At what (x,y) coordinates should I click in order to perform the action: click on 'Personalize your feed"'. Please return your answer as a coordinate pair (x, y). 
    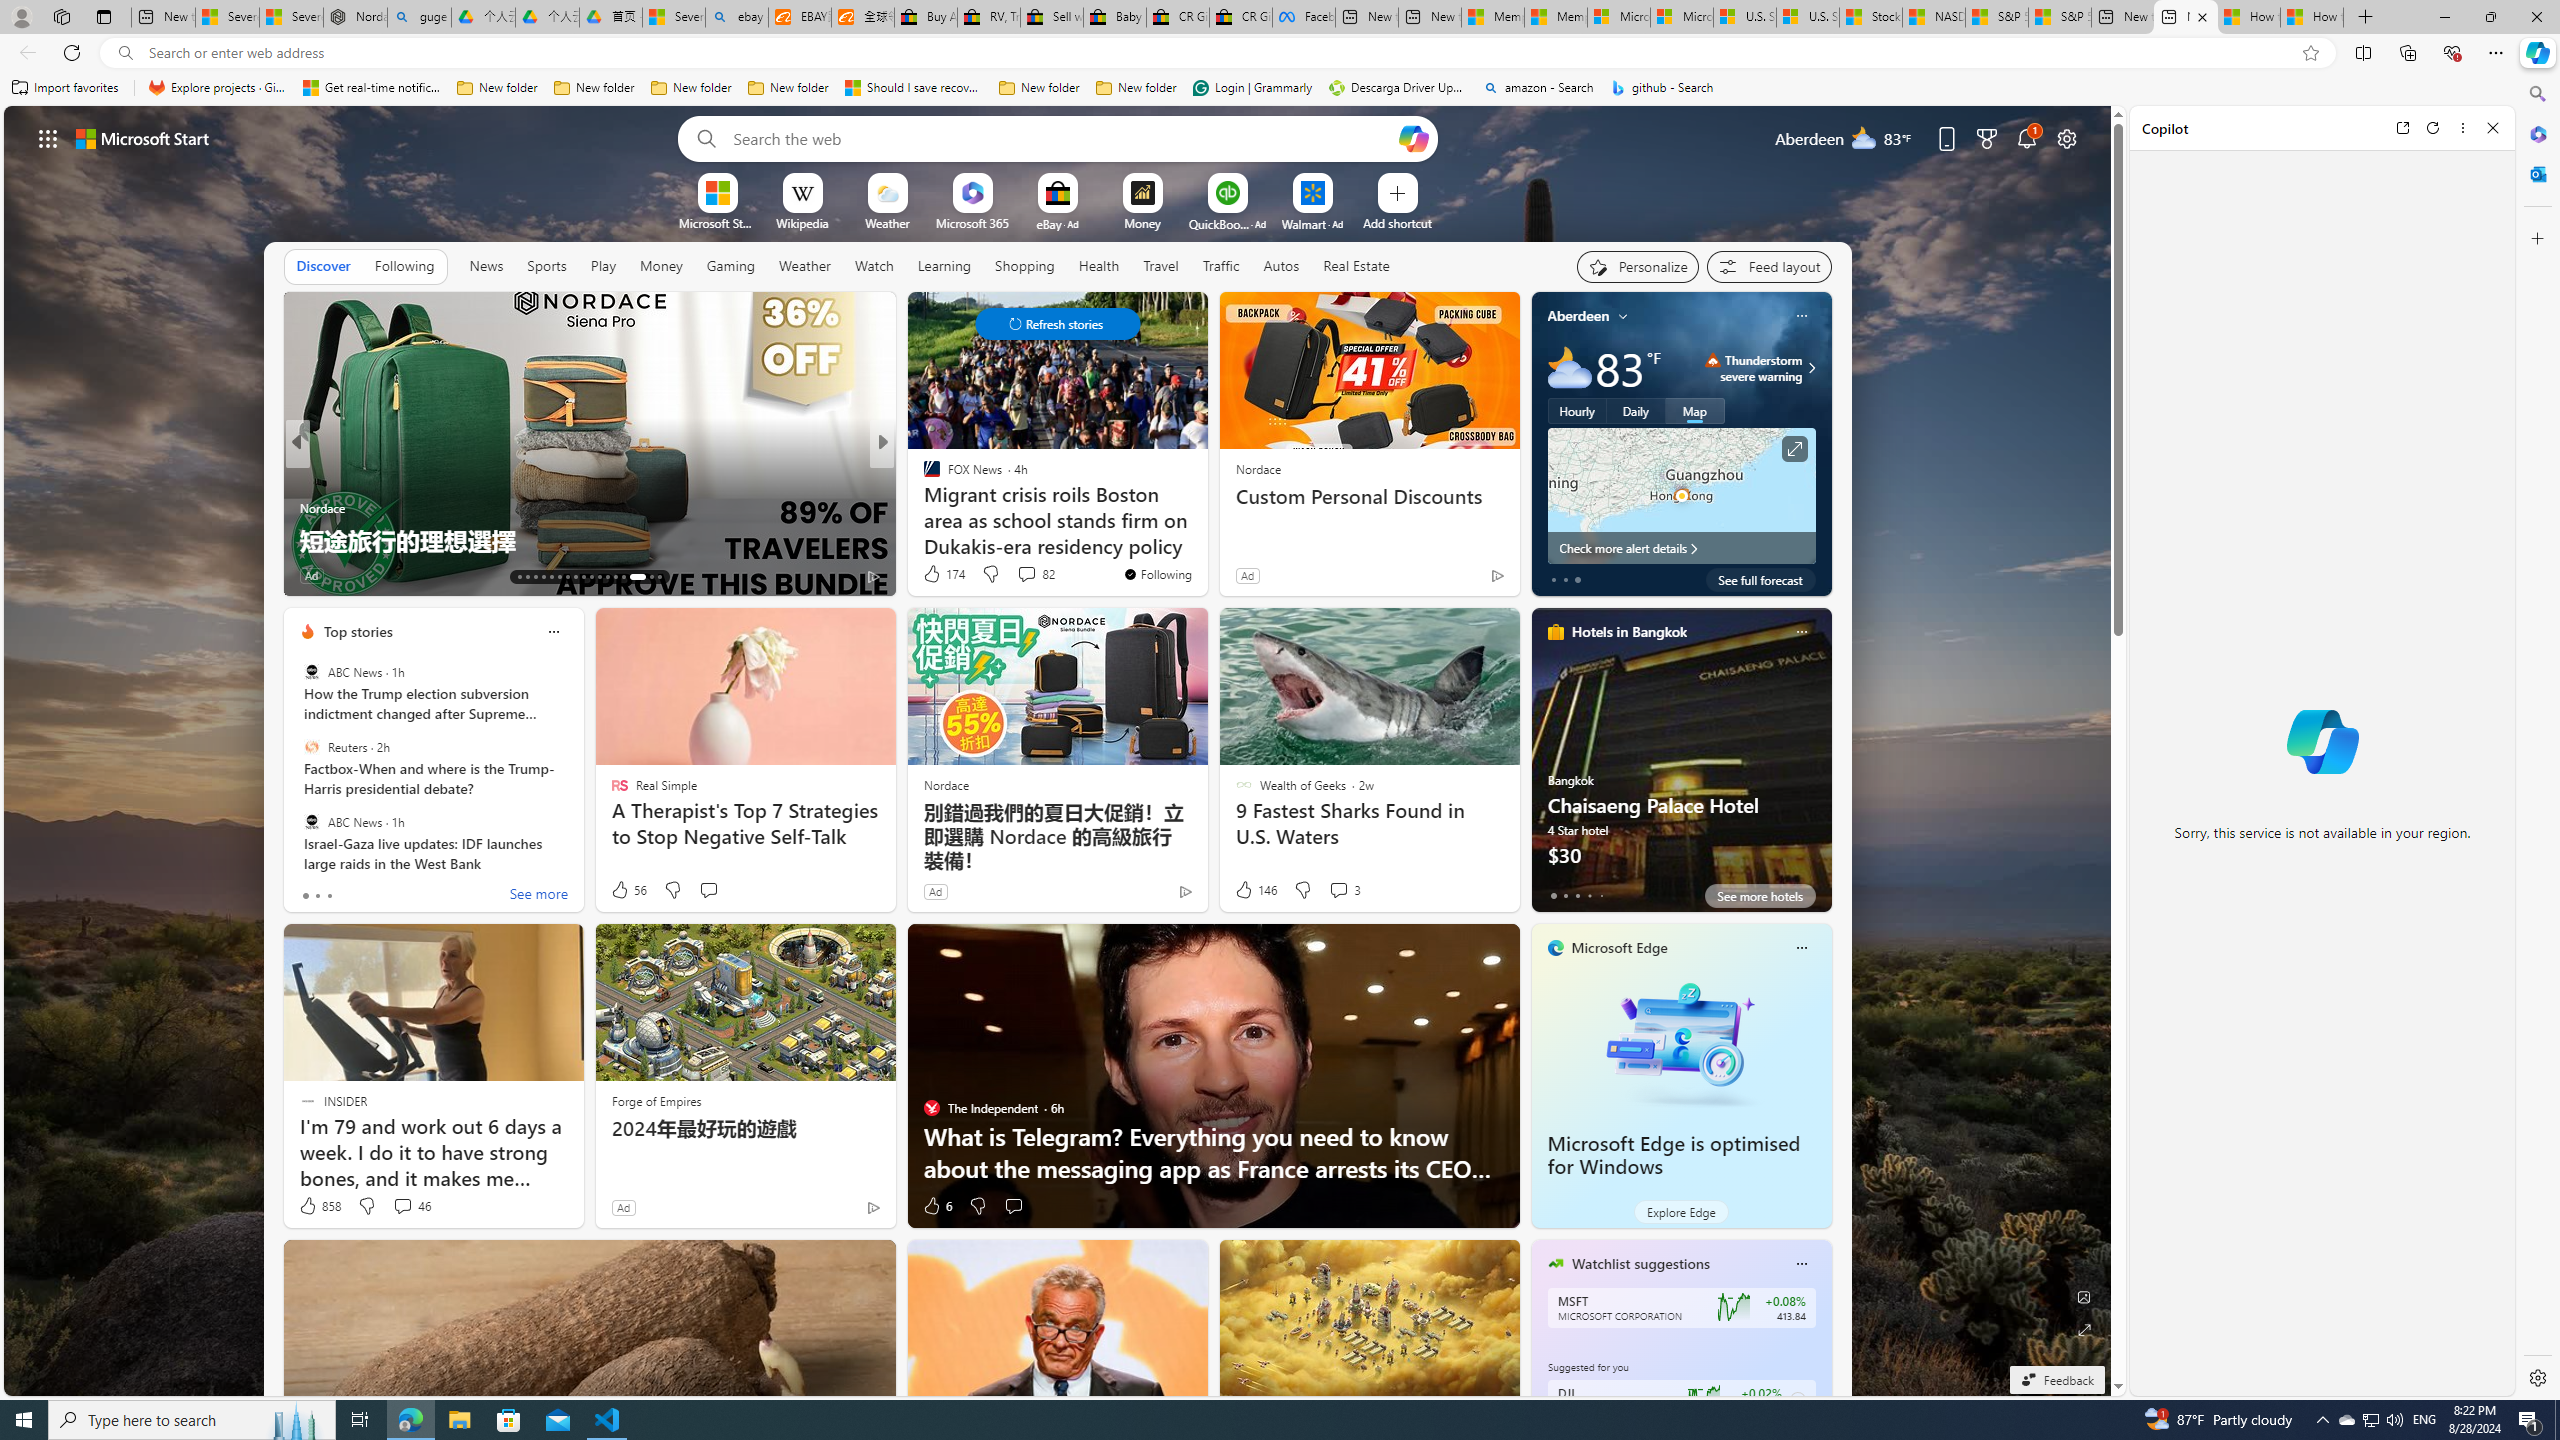
    Looking at the image, I should click on (1638, 267).